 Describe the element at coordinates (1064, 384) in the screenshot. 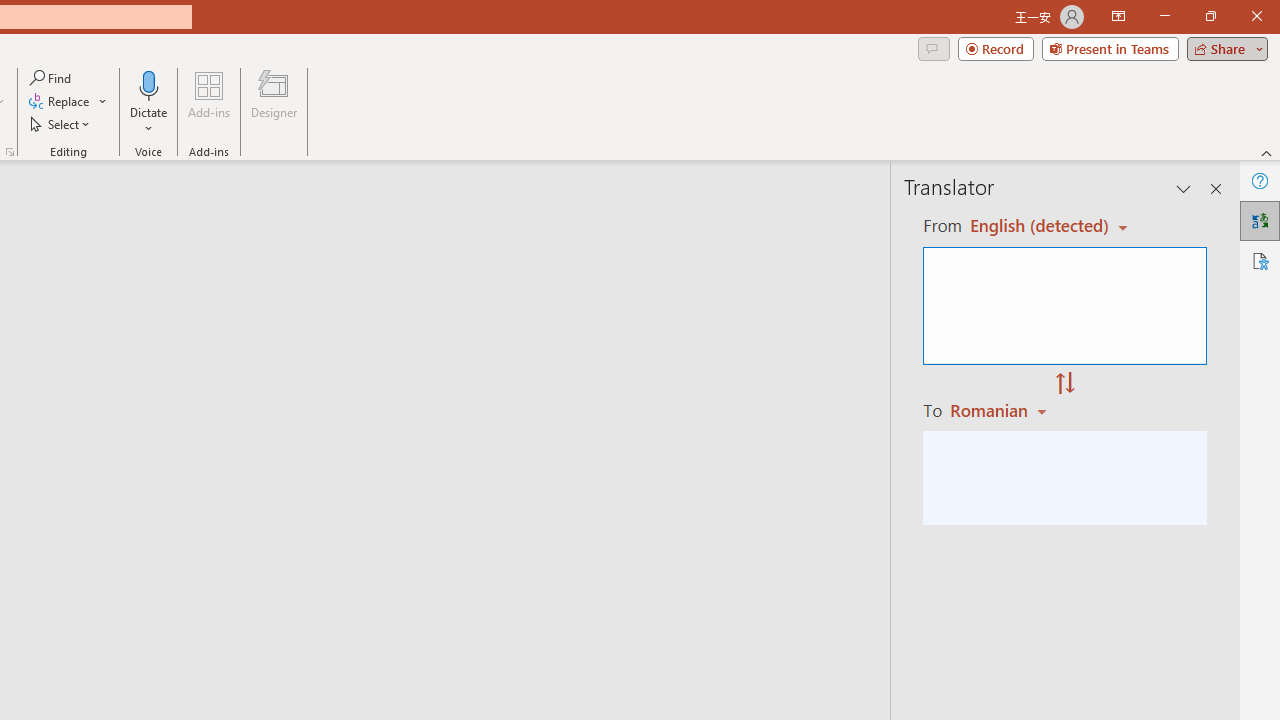

I see `'Swap "from" and "to" languages.'` at that location.